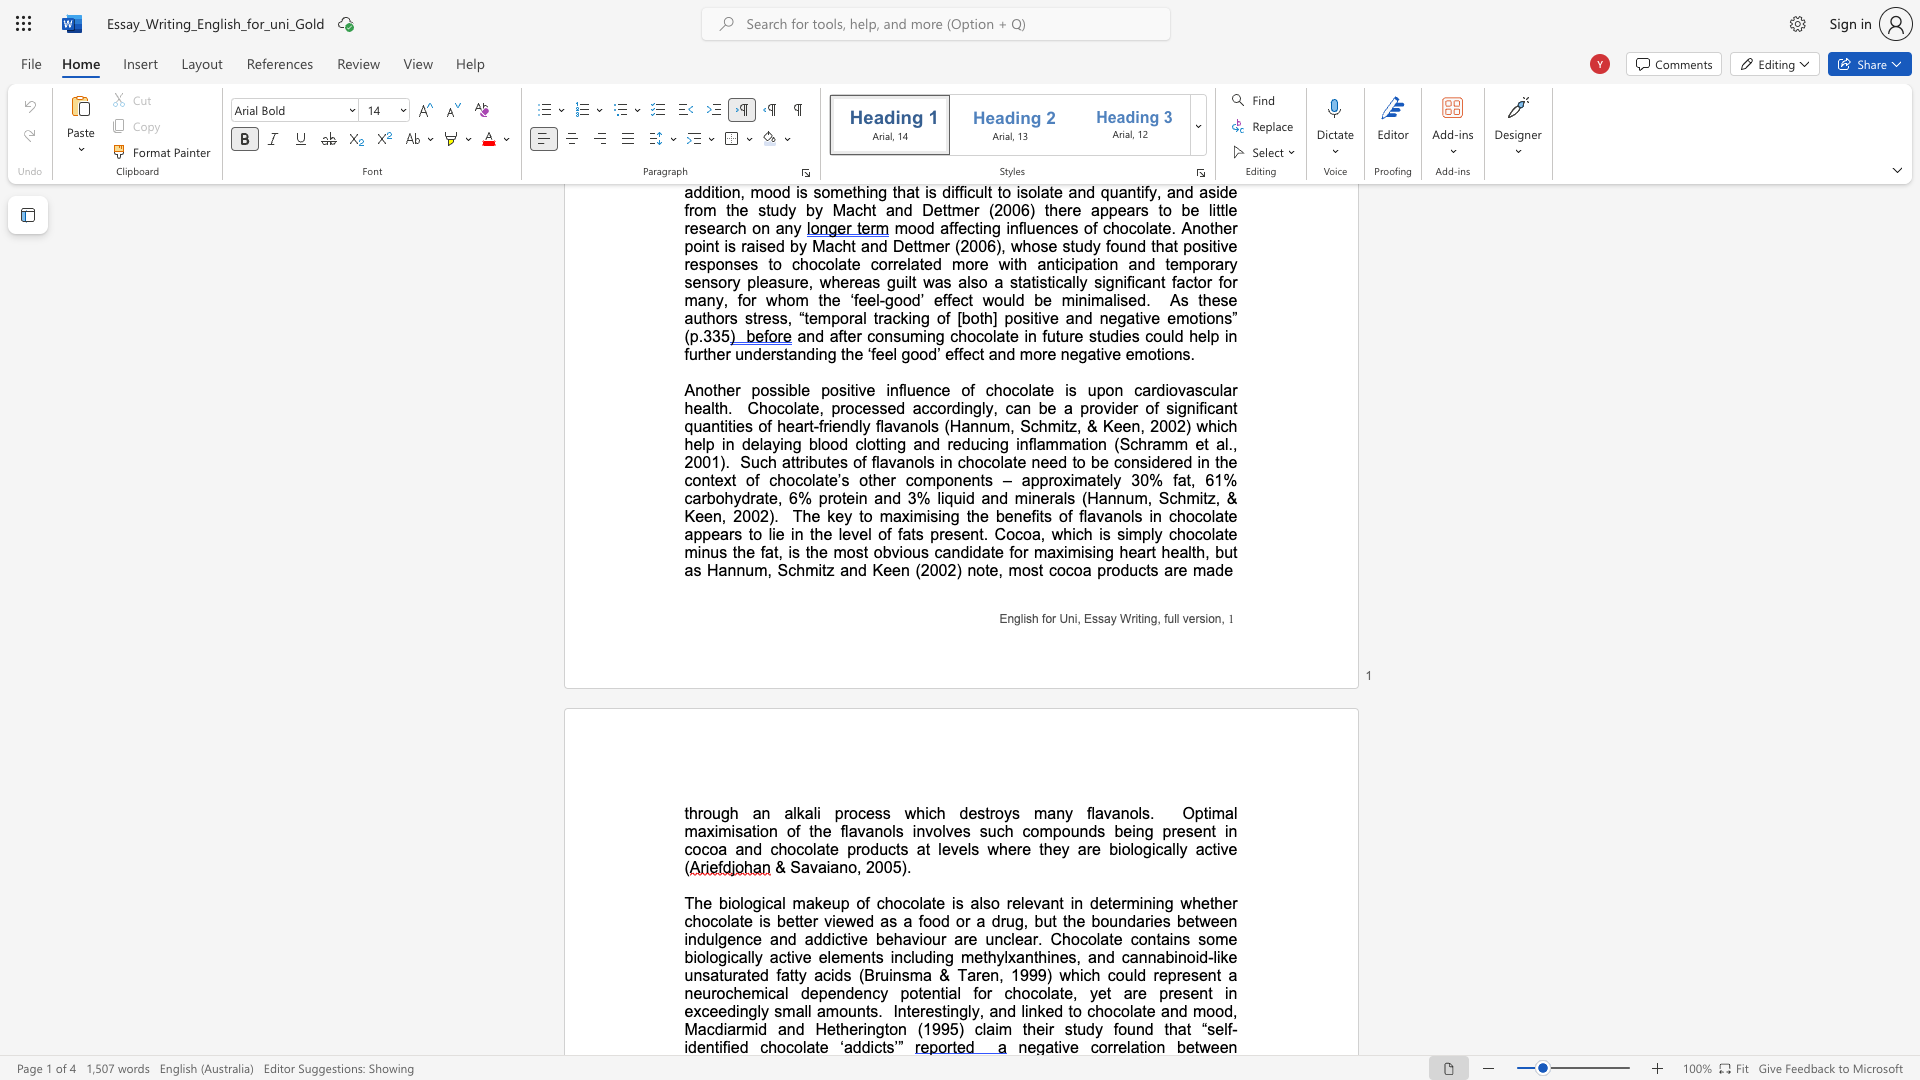 The image size is (1920, 1080). I want to click on the subset text "ny flavanol" within the text "through an alkali process which destroys many flavanols", so click(1055, 813).